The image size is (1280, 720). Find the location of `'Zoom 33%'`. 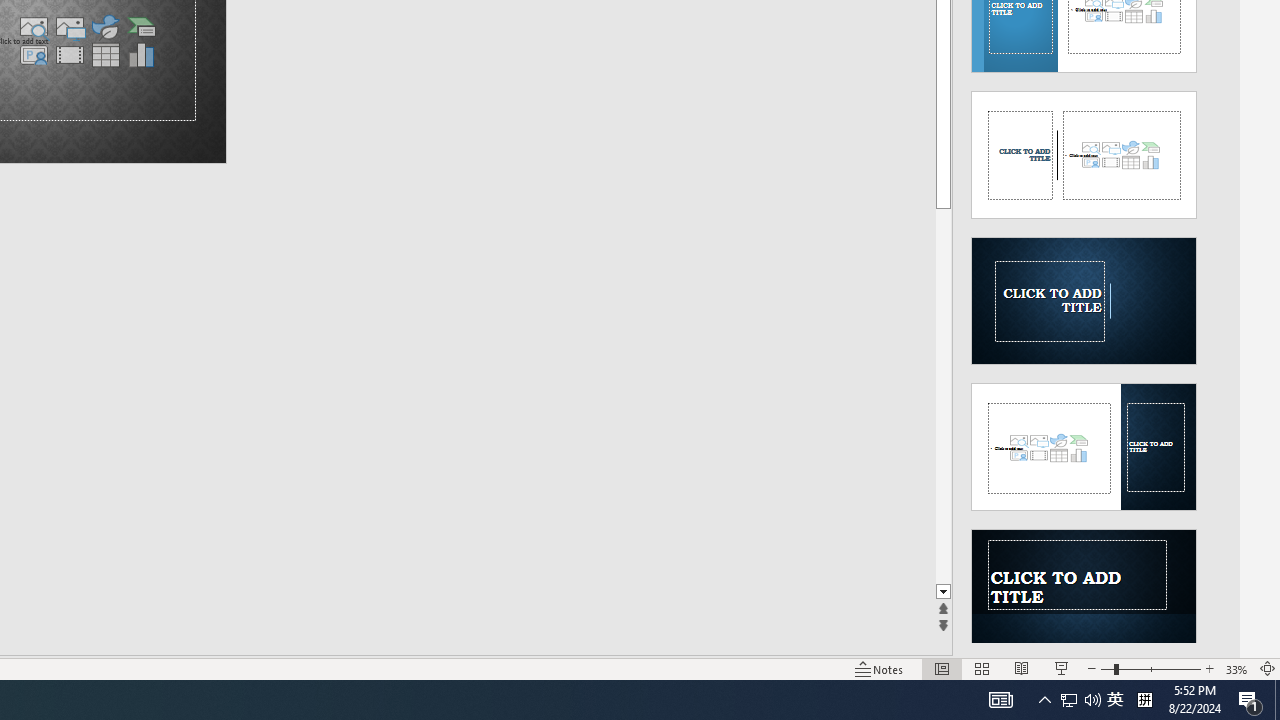

'Zoom 33%' is located at coordinates (1236, 669).